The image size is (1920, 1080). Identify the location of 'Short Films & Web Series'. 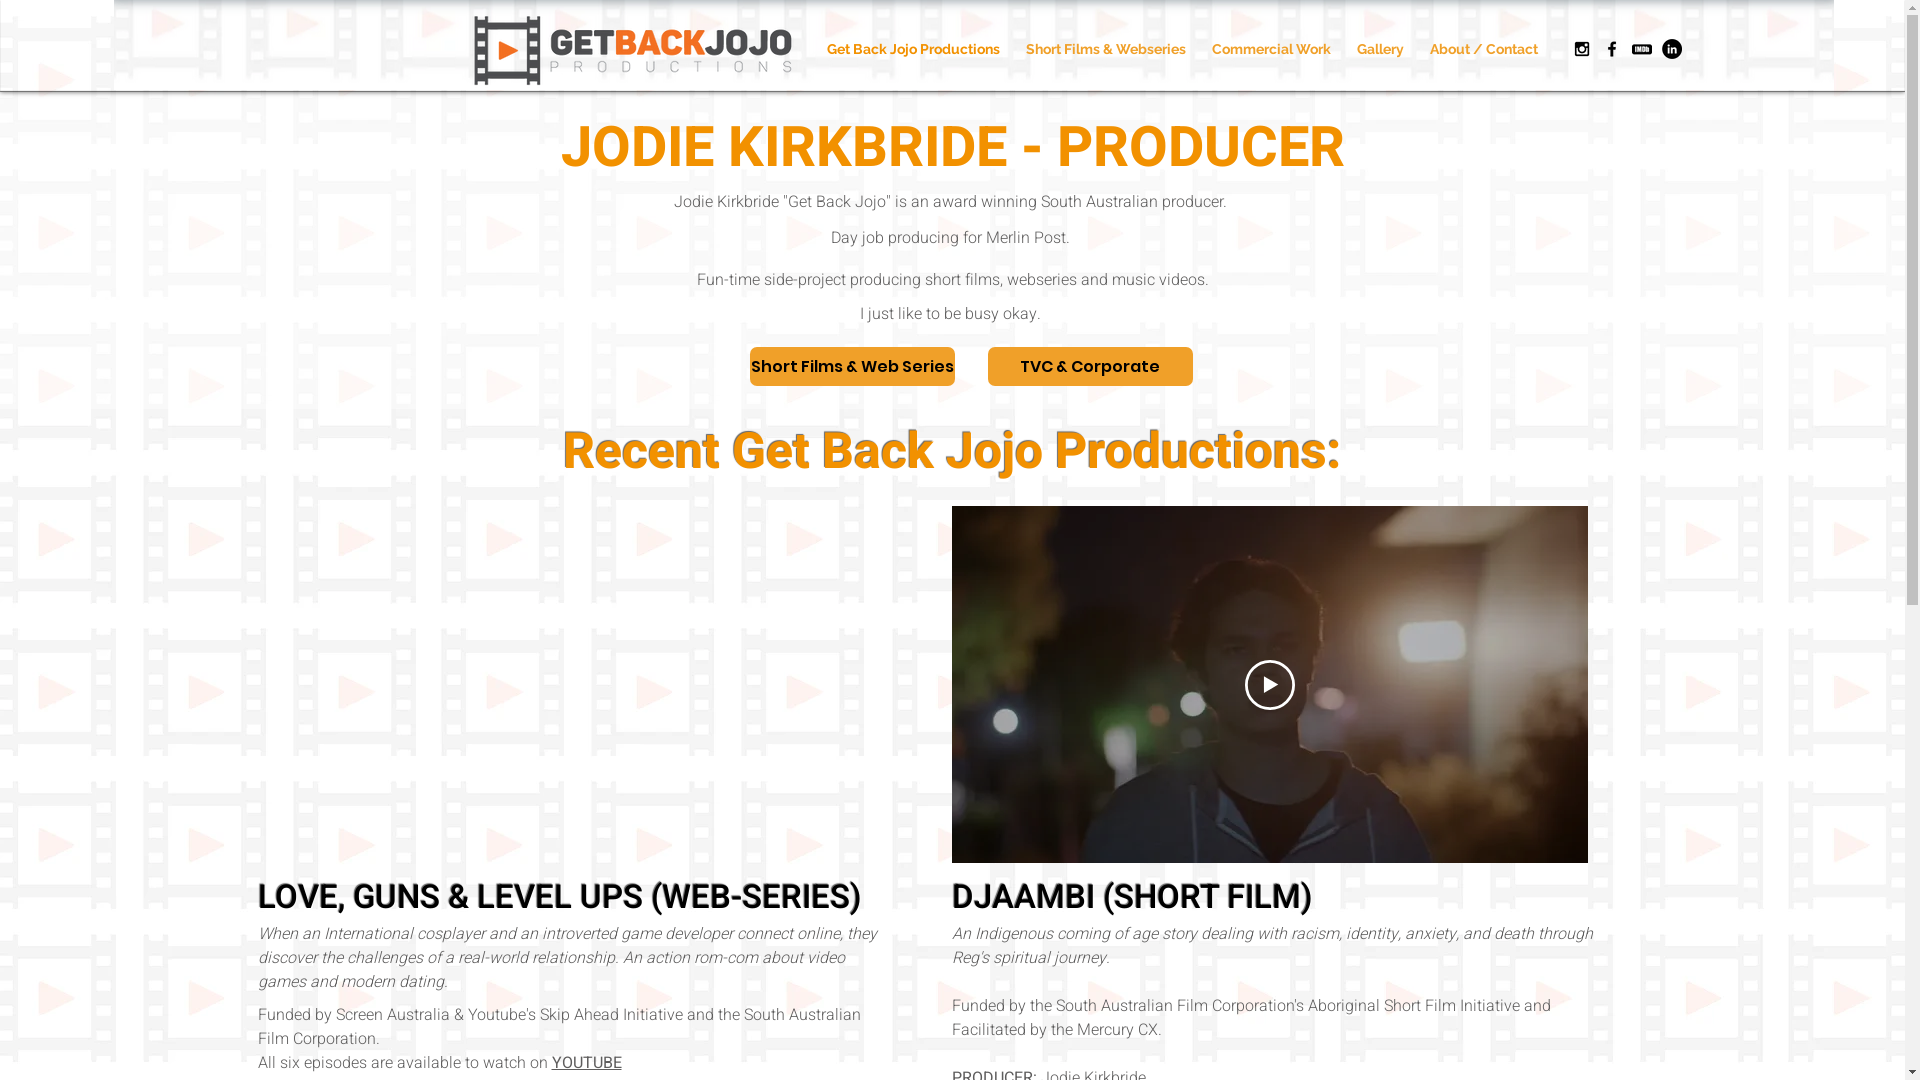
(852, 366).